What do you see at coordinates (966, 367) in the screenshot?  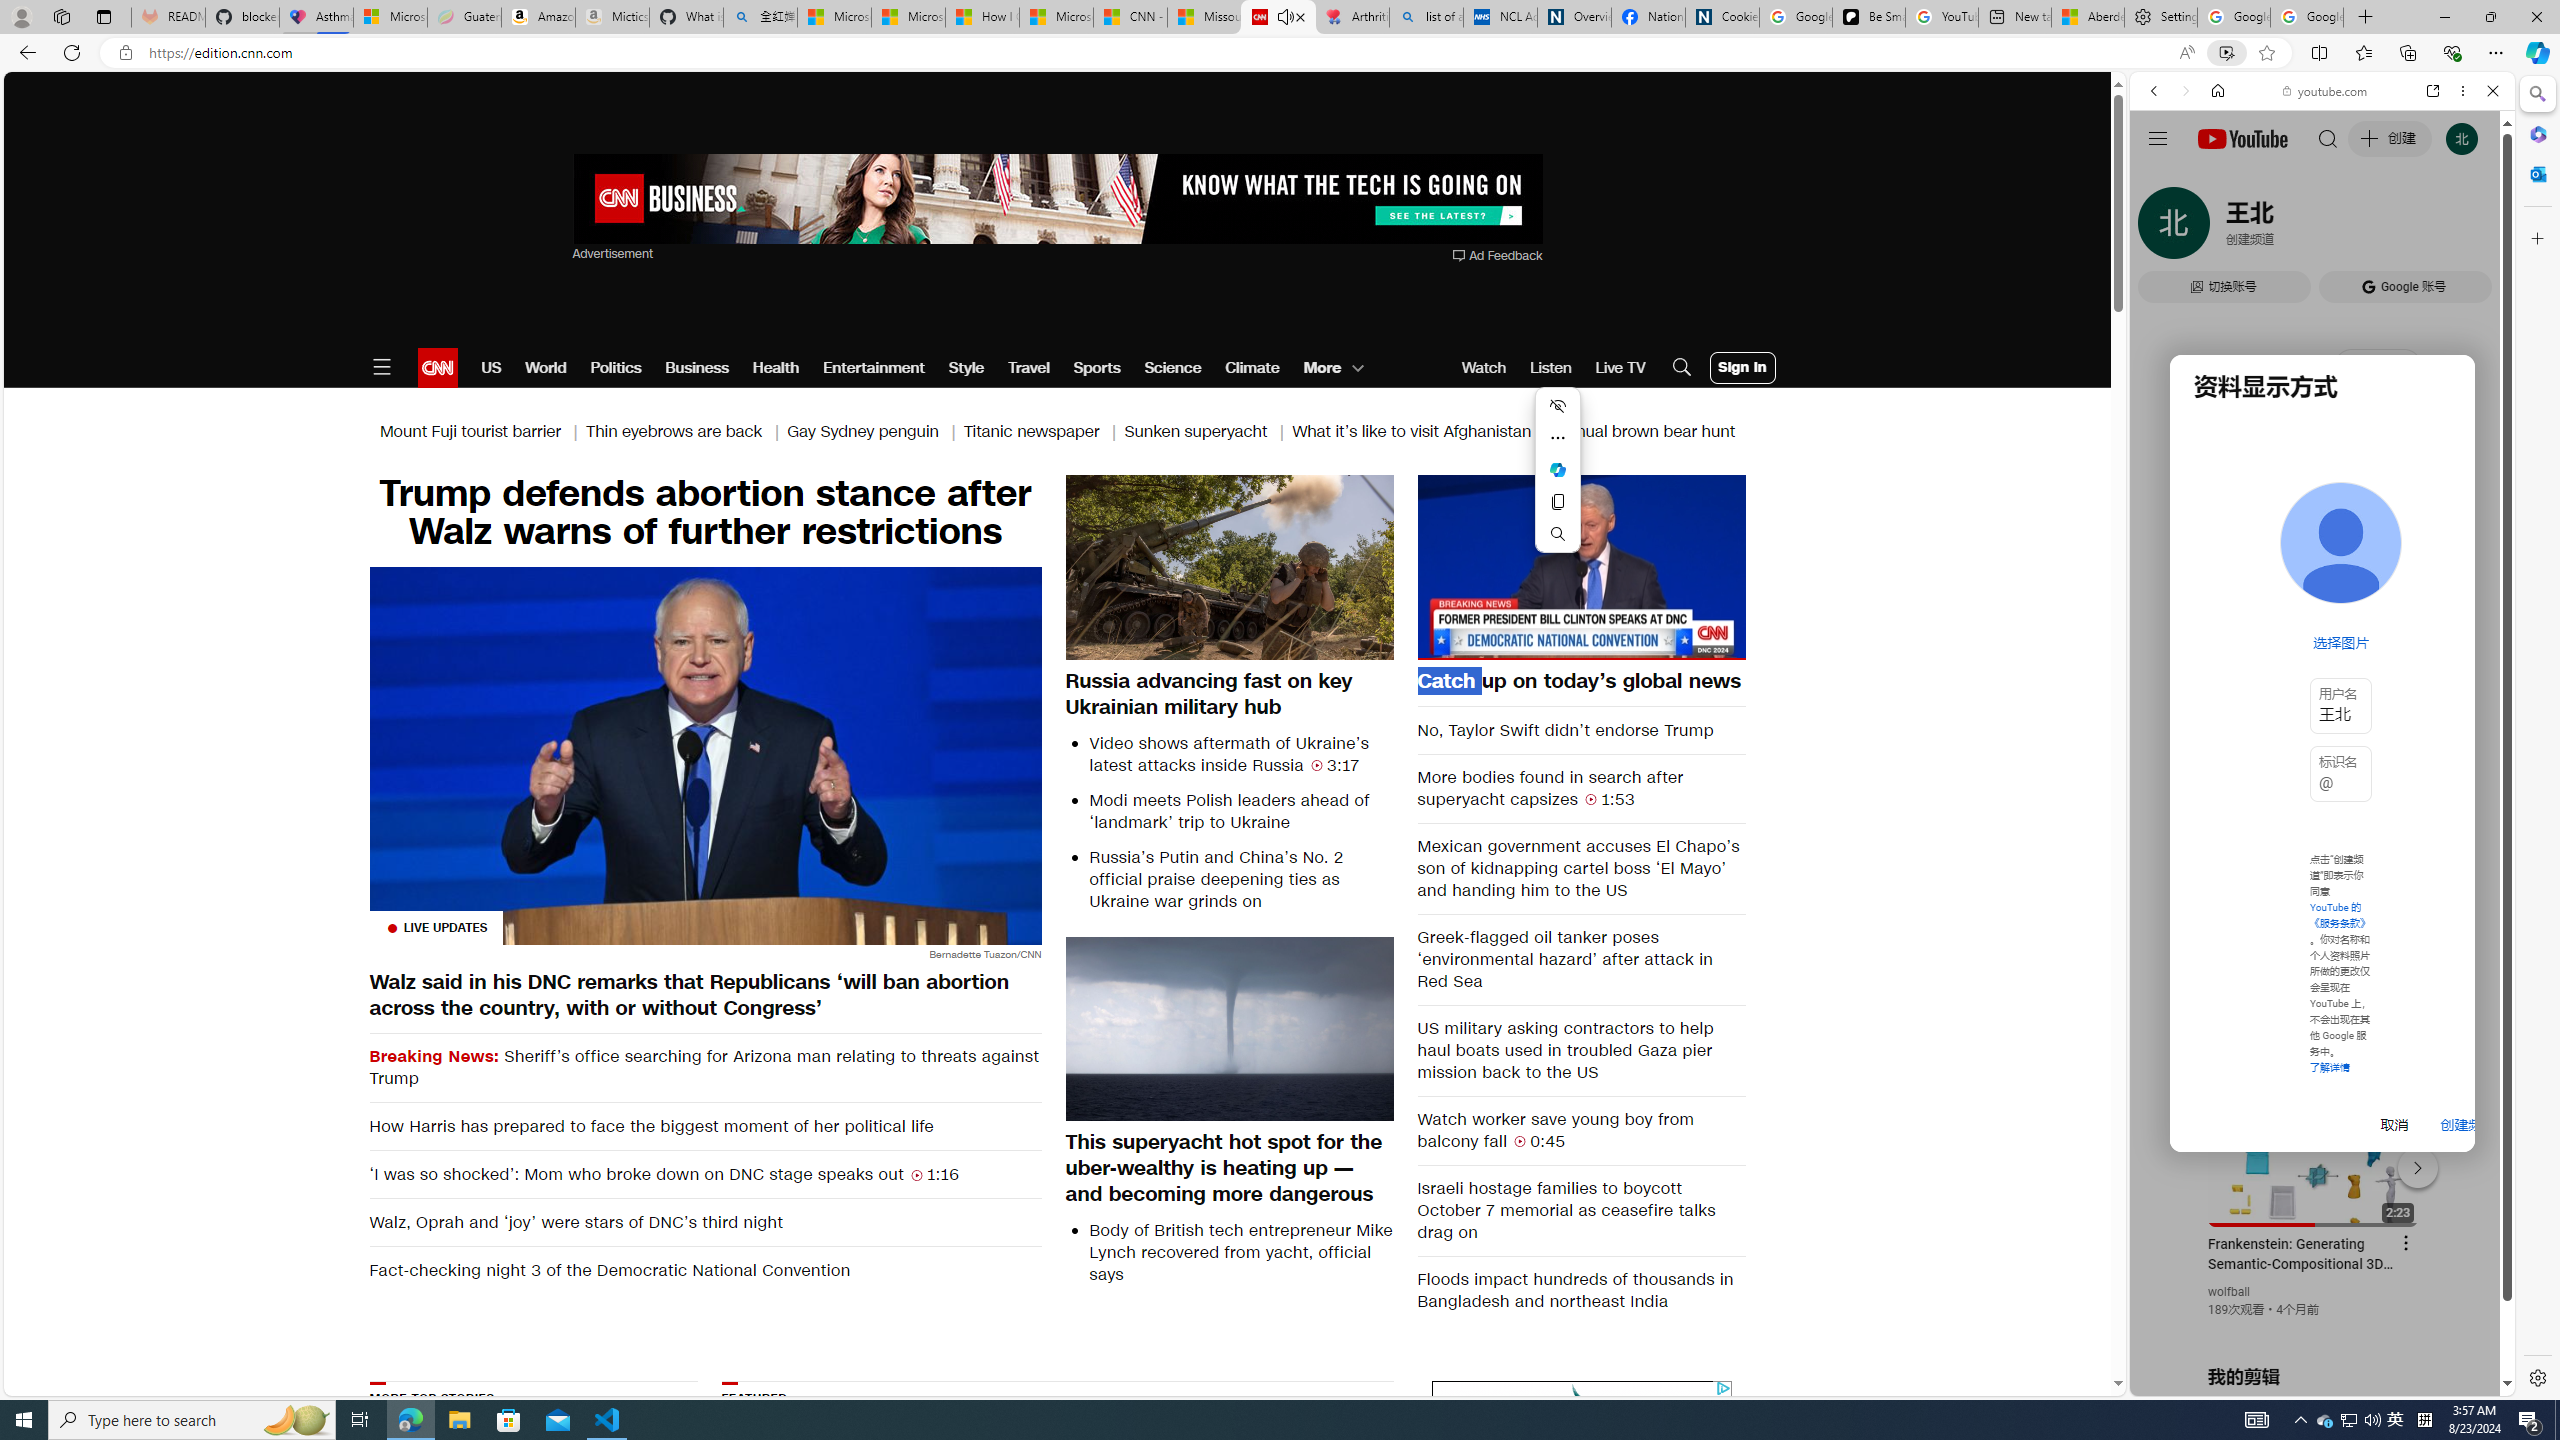 I see `'Style'` at bounding box center [966, 367].